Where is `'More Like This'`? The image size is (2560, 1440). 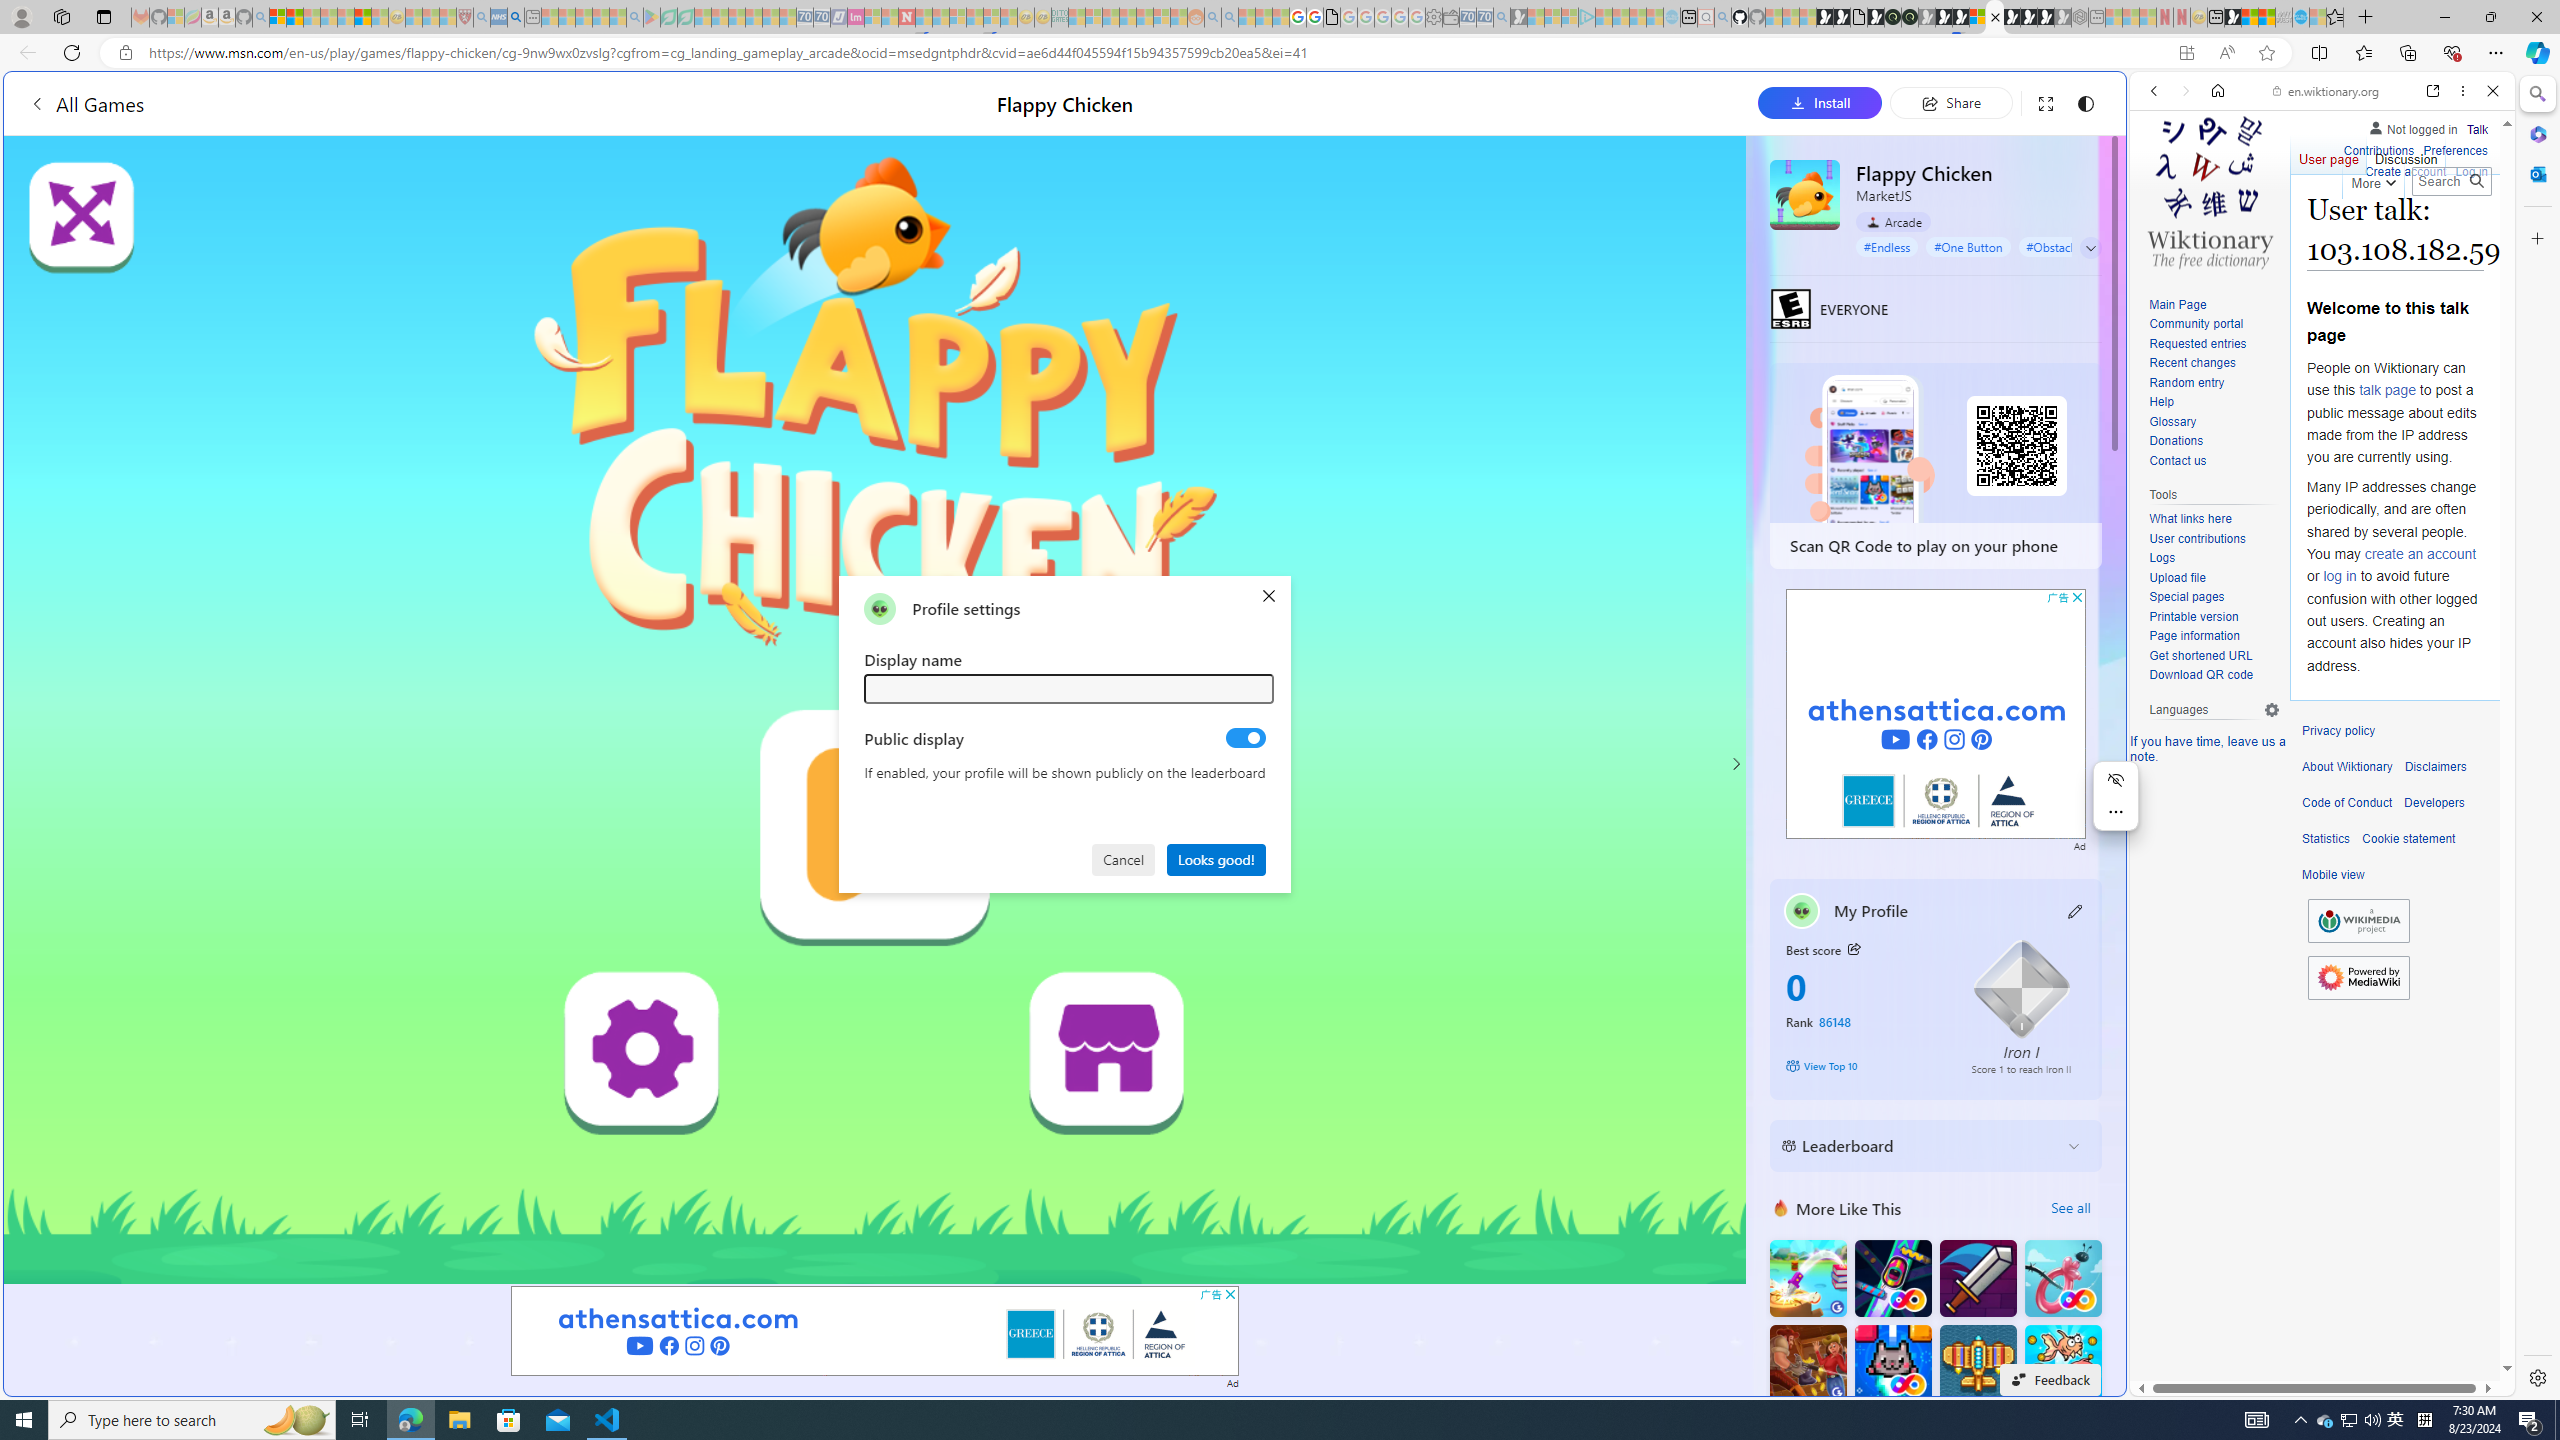 'More Like This' is located at coordinates (1780, 1207).